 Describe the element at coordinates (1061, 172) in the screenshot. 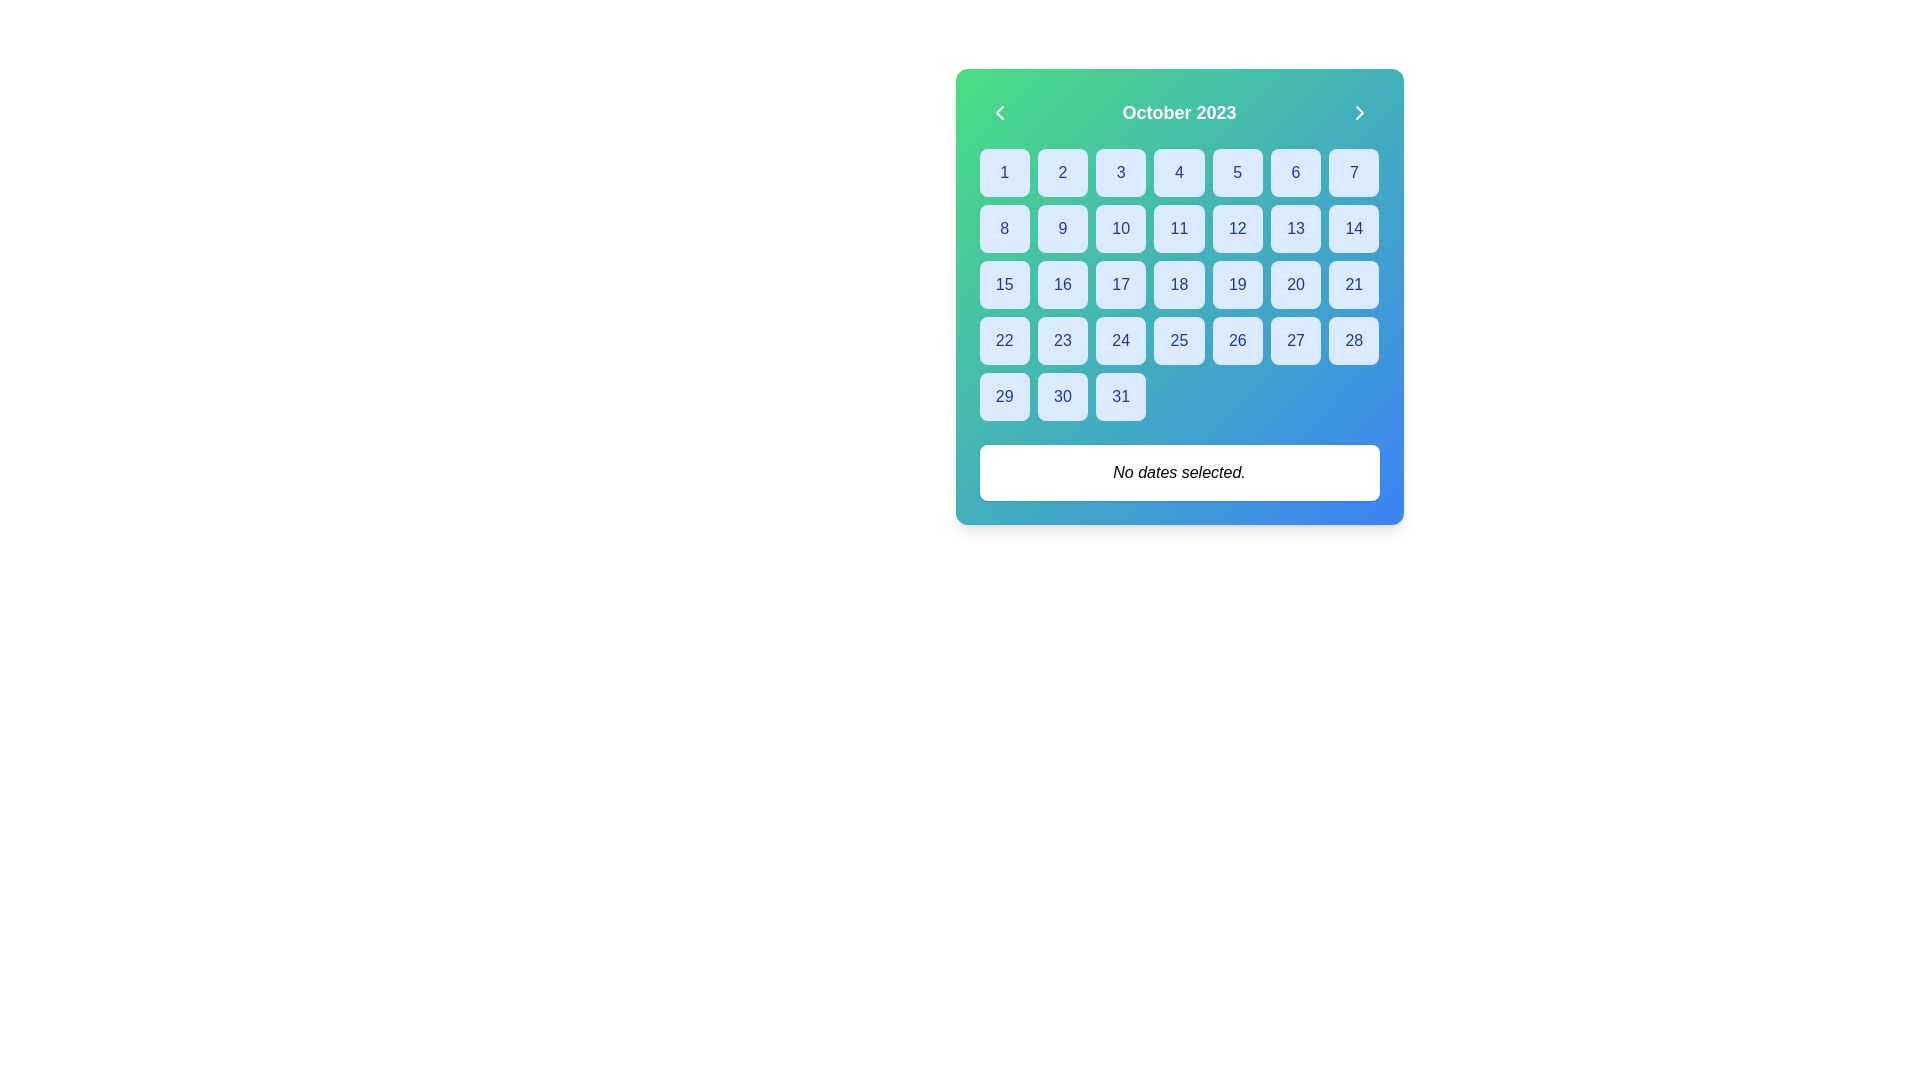

I see `the button displaying the number '2' in bold, which is the second item in the calendar-like grid layout for October 2023` at that location.